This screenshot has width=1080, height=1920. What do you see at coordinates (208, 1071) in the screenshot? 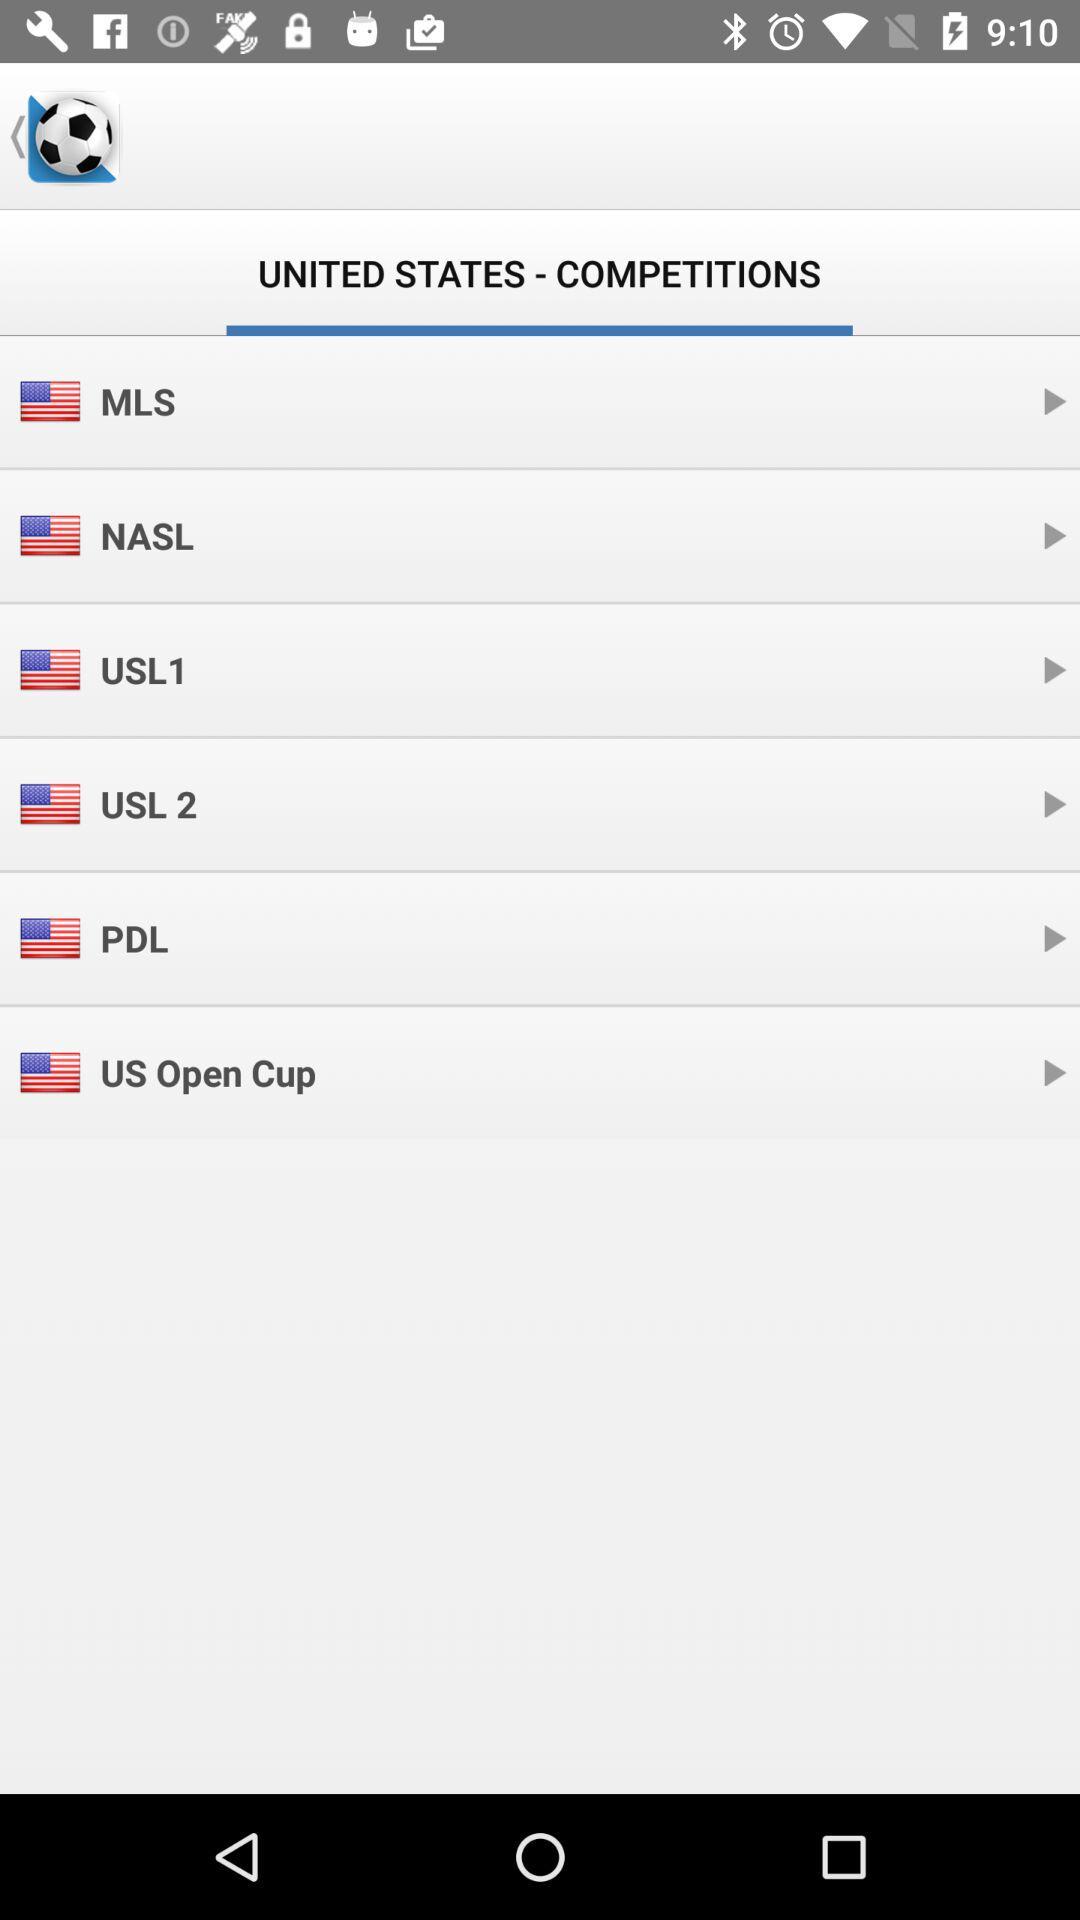
I see `the us open cup` at bounding box center [208, 1071].